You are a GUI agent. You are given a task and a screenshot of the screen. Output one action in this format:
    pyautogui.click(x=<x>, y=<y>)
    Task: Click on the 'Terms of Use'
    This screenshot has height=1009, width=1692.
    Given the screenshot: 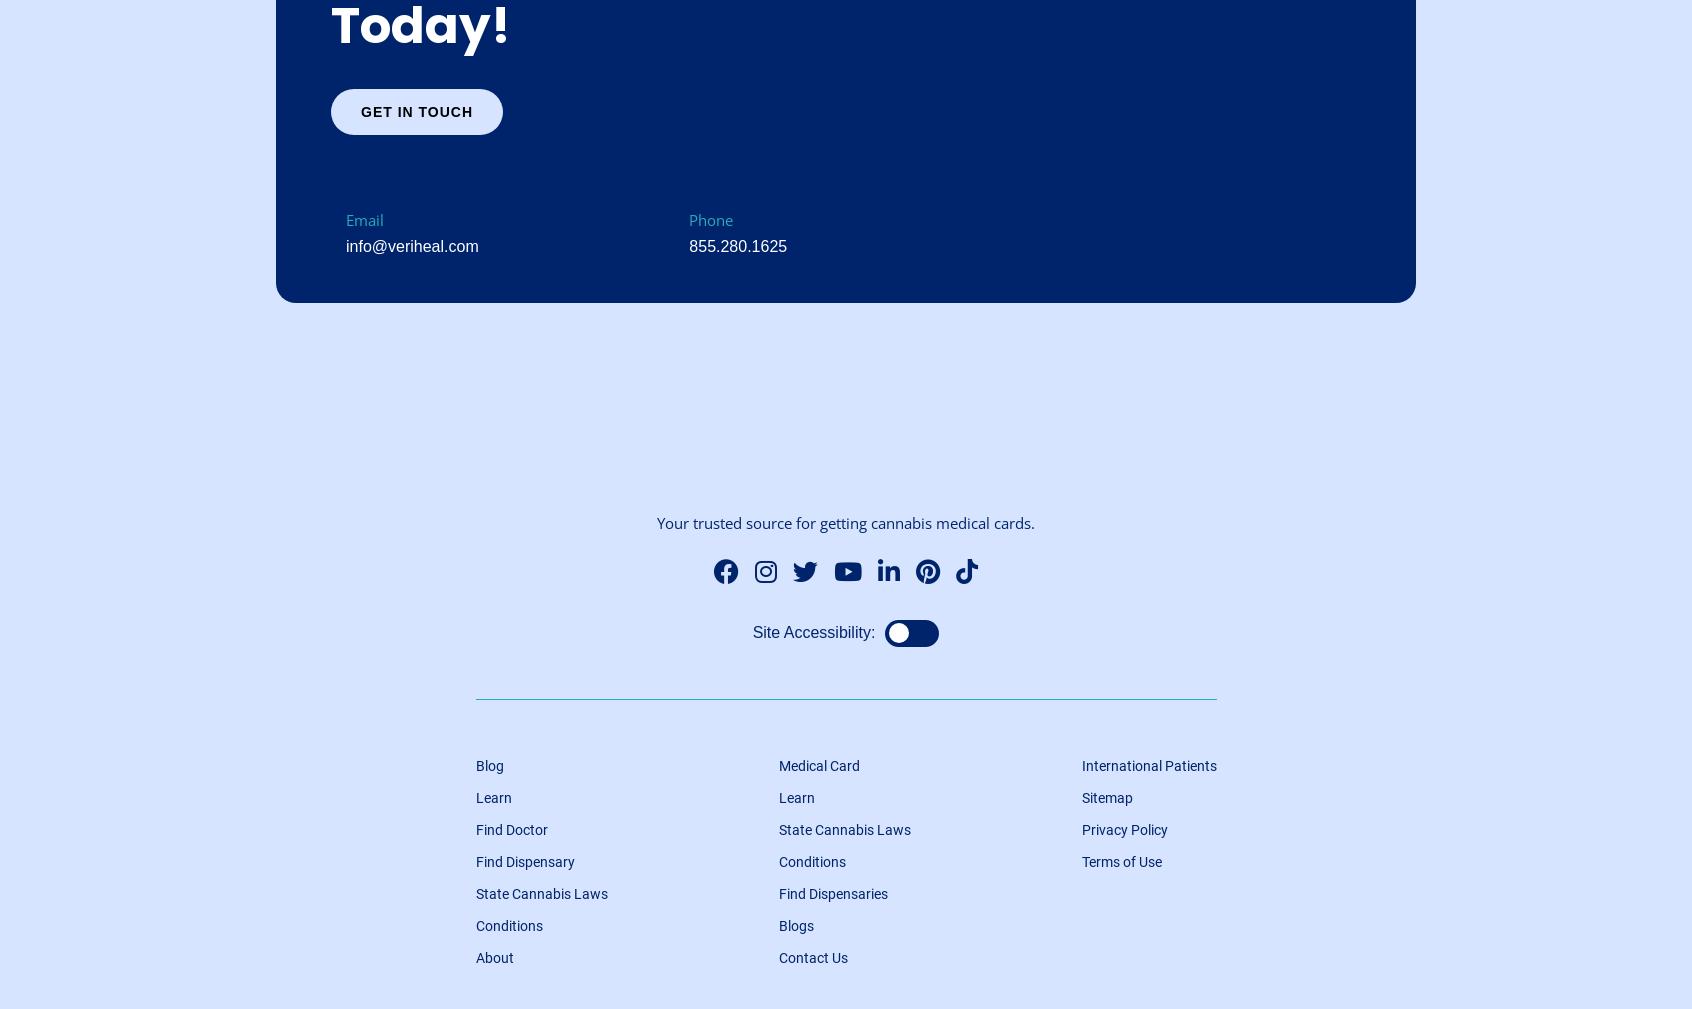 What is the action you would take?
    pyautogui.click(x=1120, y=861)
    